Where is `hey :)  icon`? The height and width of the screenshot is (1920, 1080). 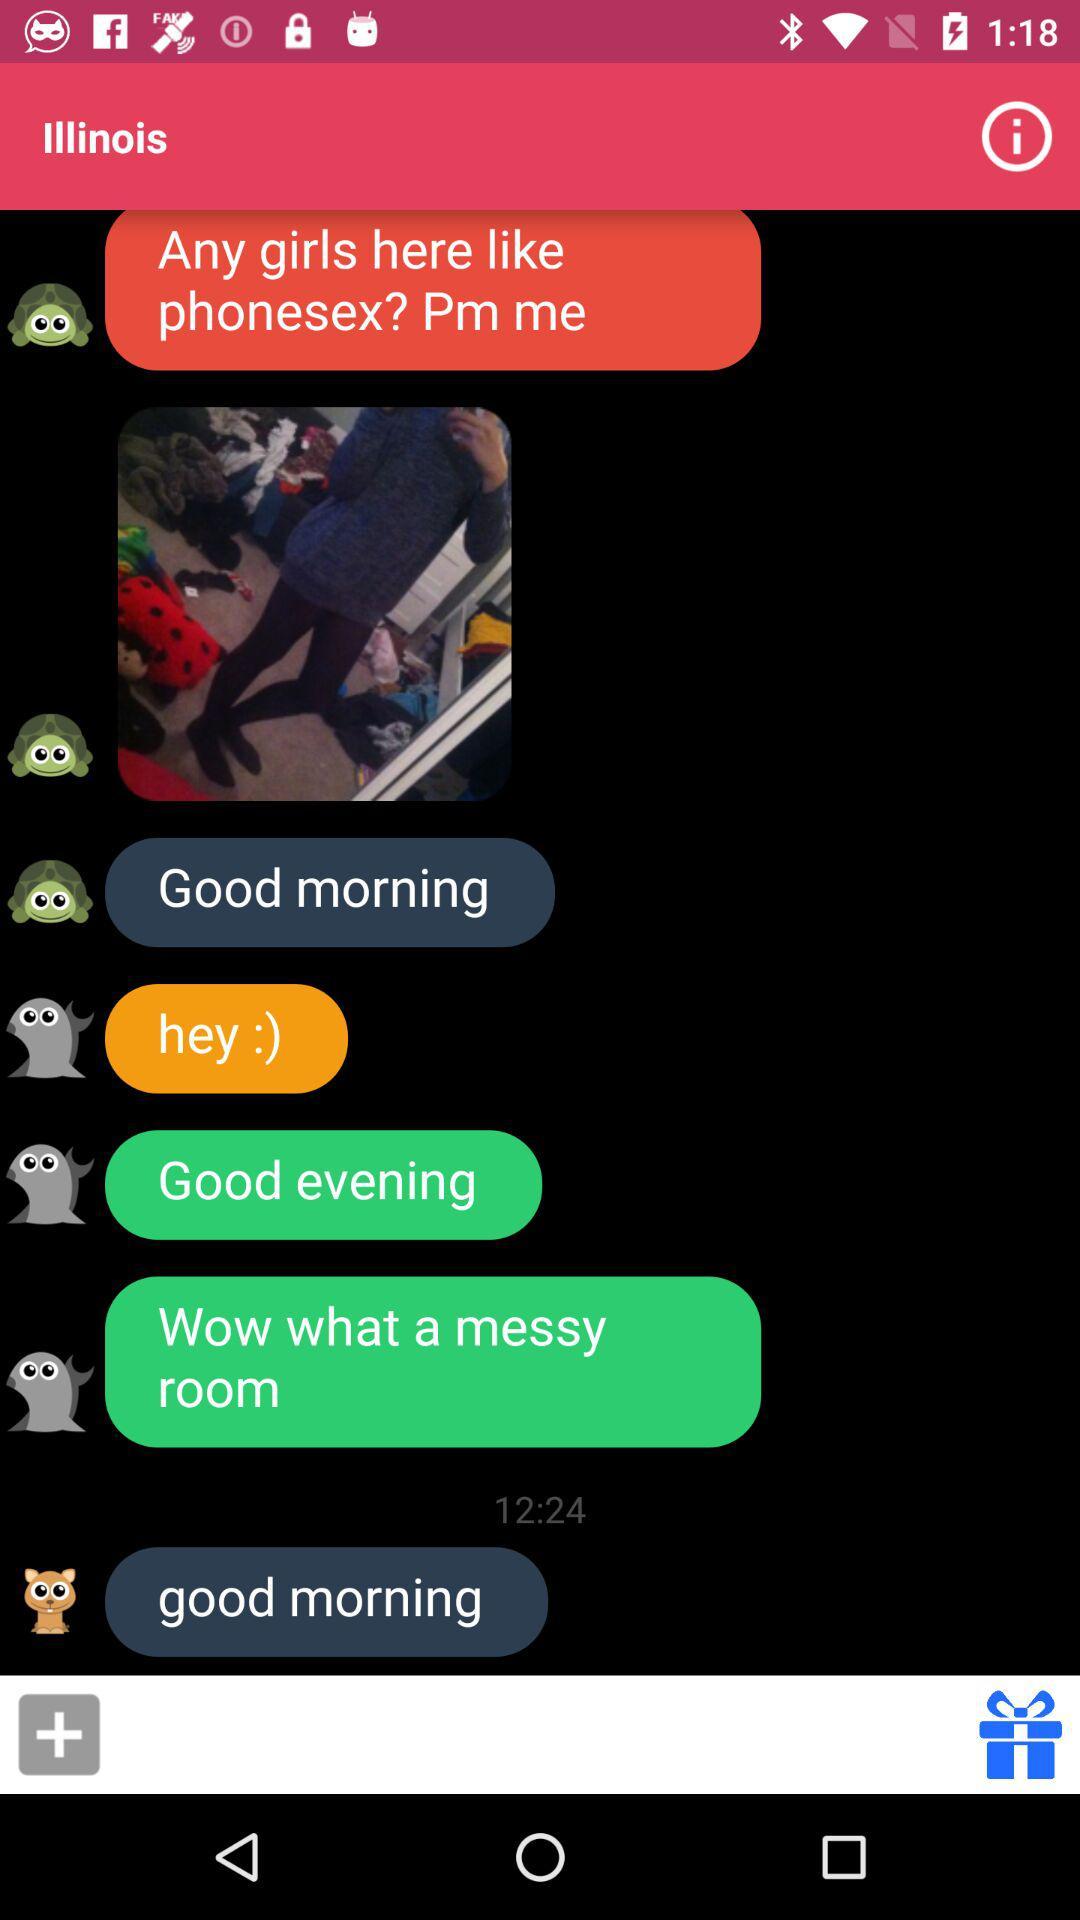 hey :)  icon is located at coordinates (225, 1038).